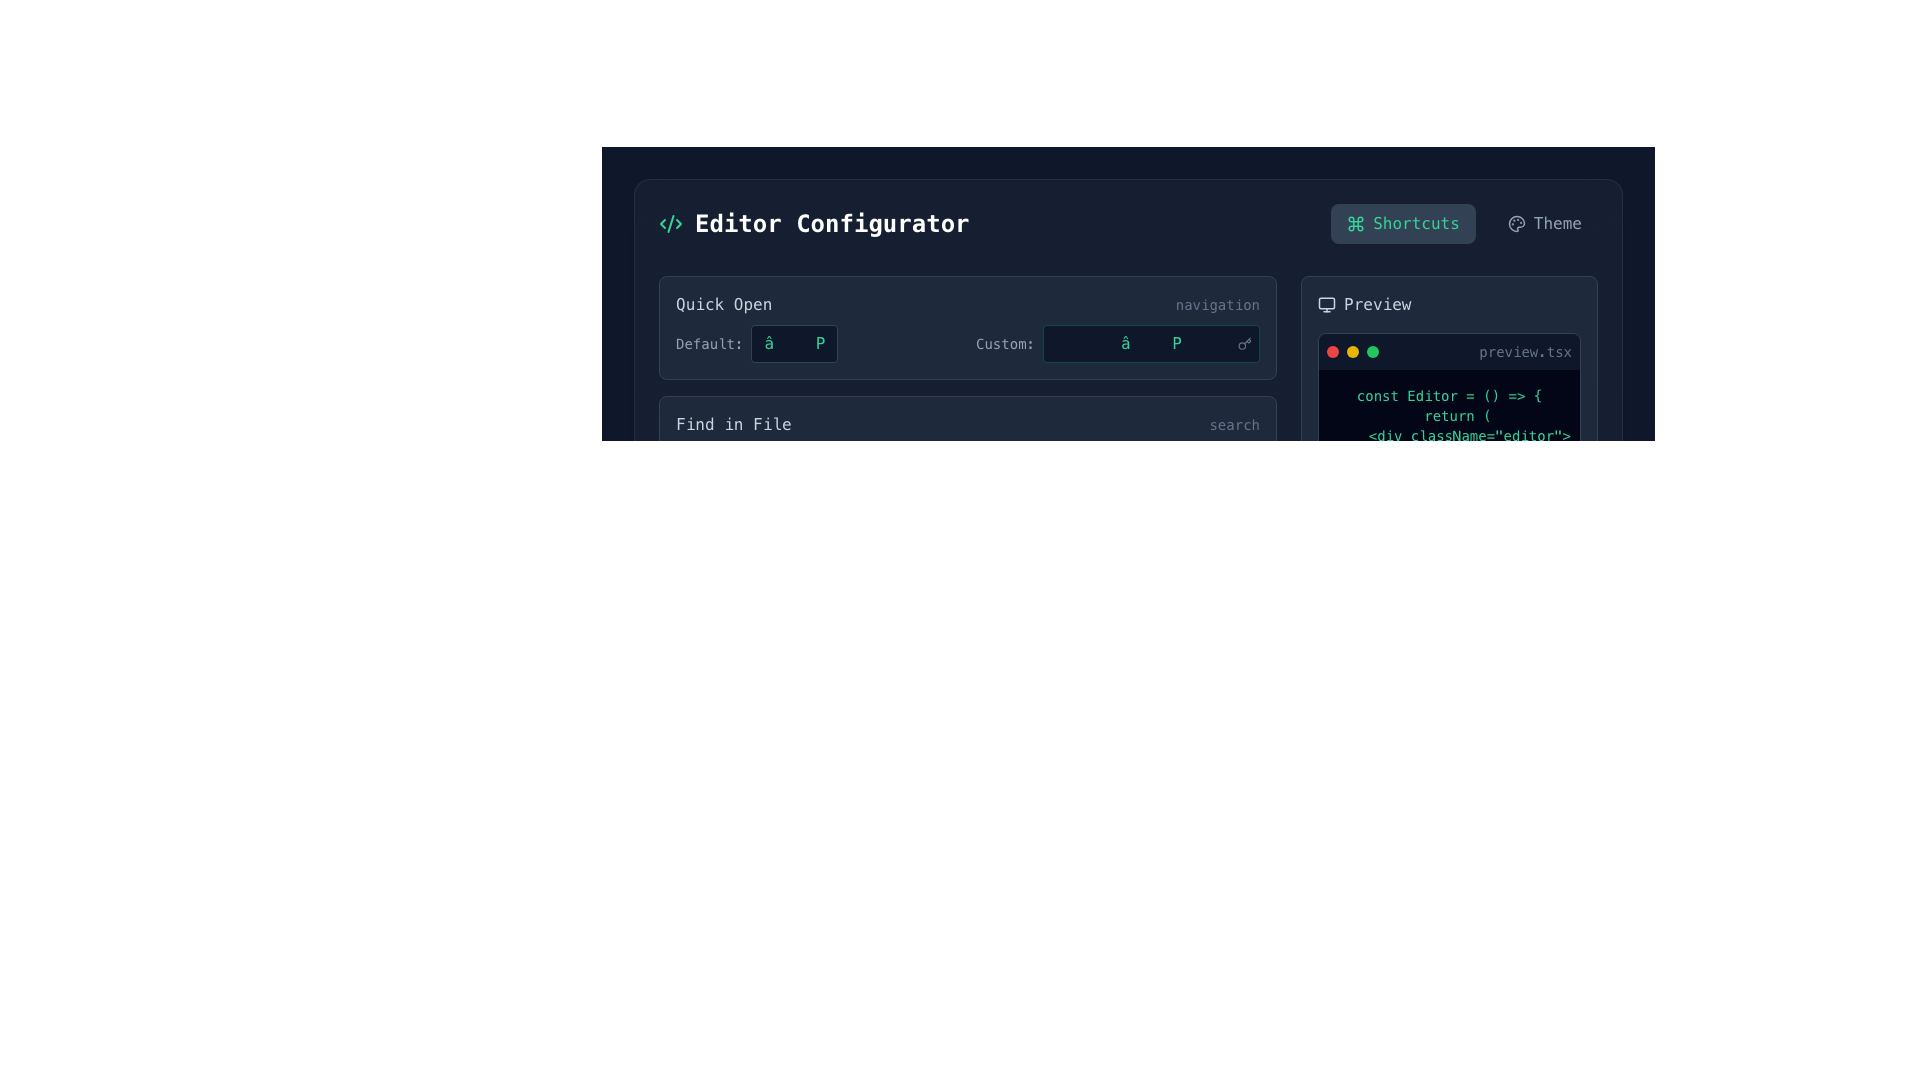 This screenshot has width=1920, height=1080. I want to click on the Header bar containing three colored circles and the text 'preview.tsx' located at the top of the 'Preview' panel, so click(1449, 350).